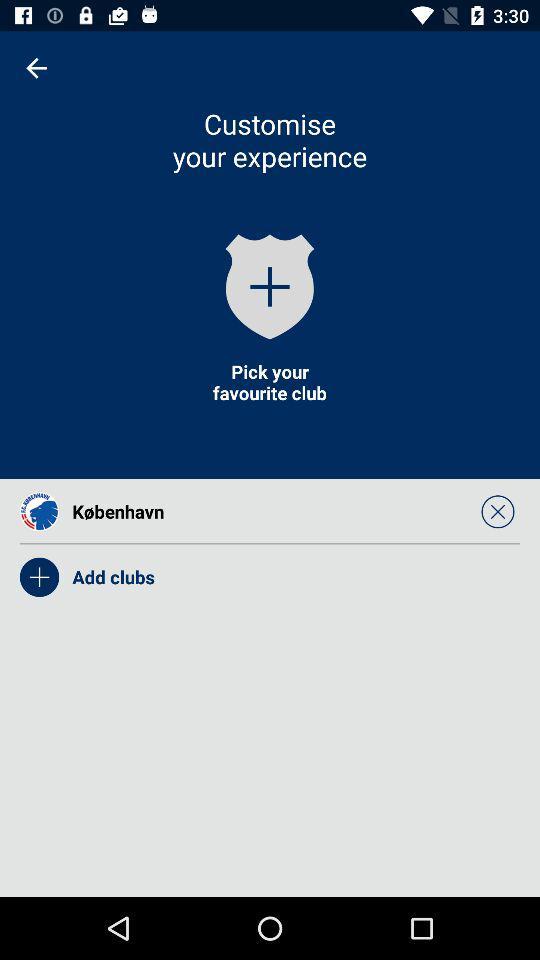 This screenshot has height=960, width=540. I want to click on icon at the top left corner, so click(36, 68).